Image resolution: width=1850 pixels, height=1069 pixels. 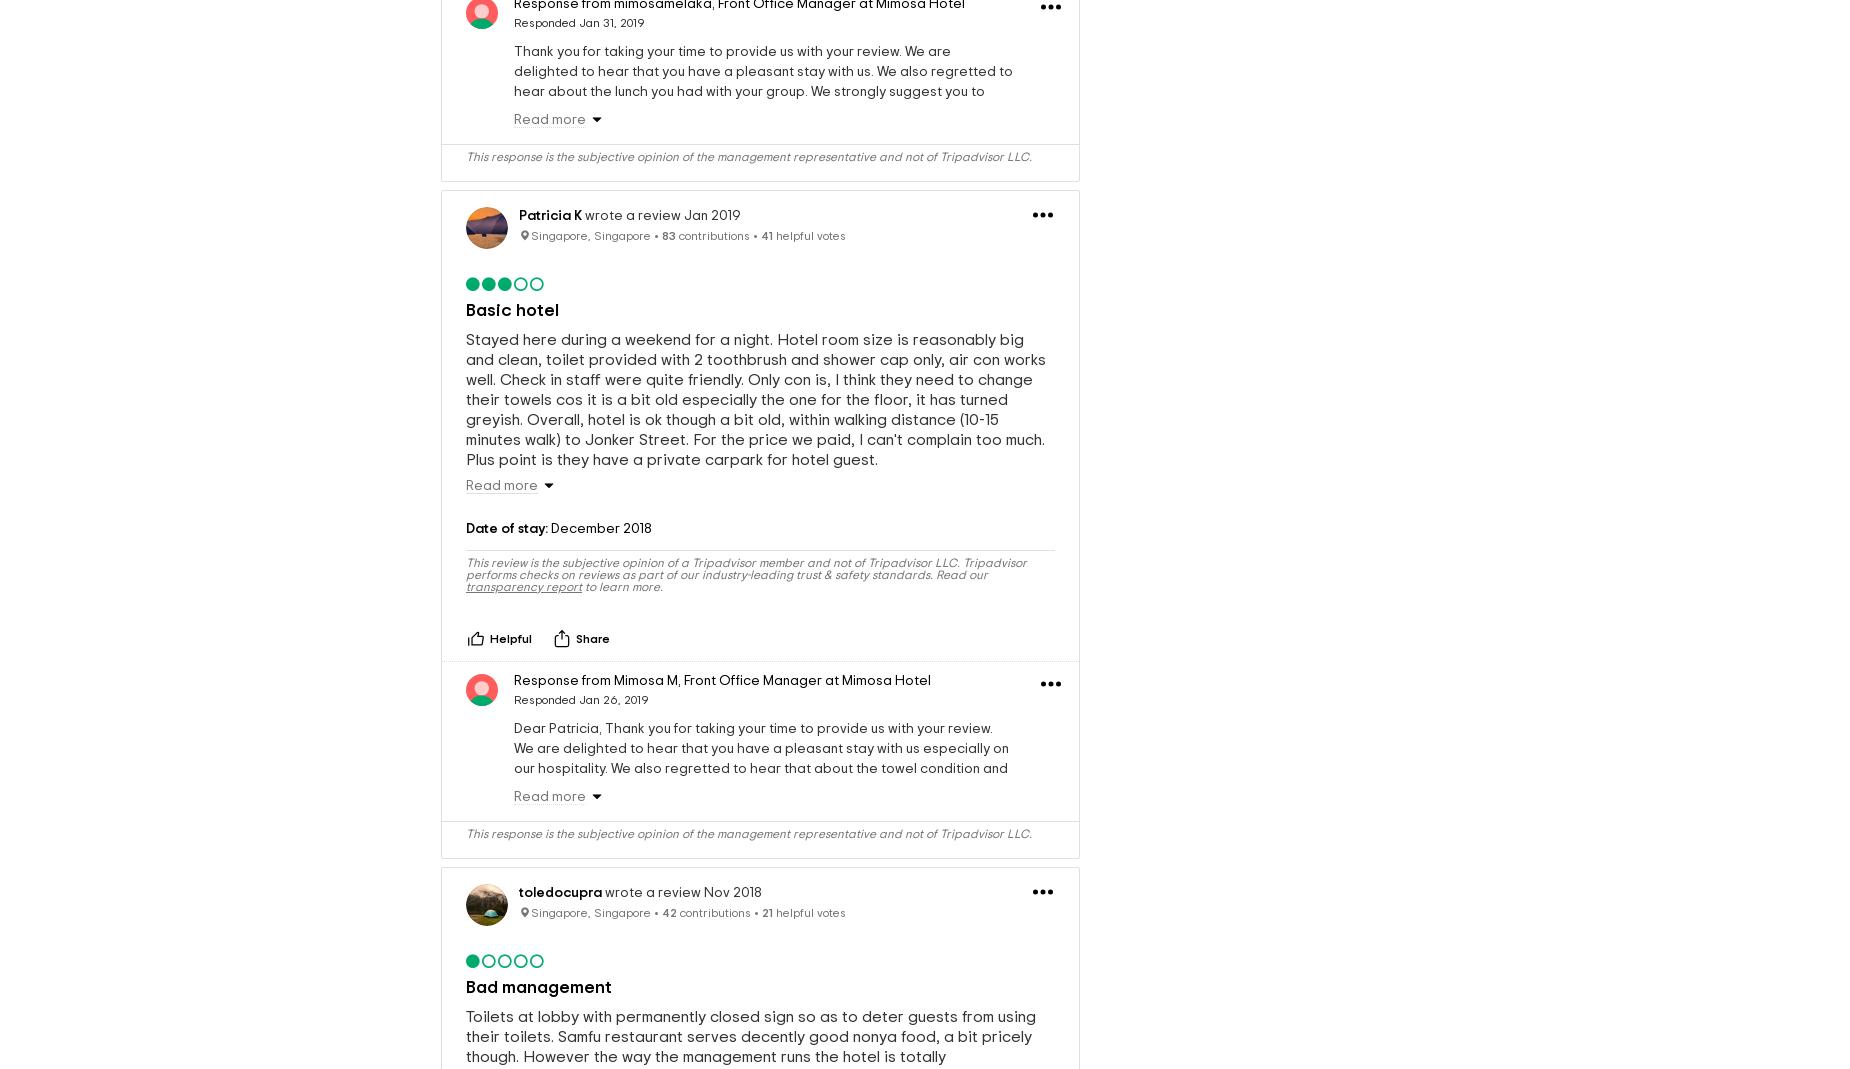 What do you see at coordinates (510, 637) in the screenshot?
I see `'Helpful'` at bounding box center [510, 637].